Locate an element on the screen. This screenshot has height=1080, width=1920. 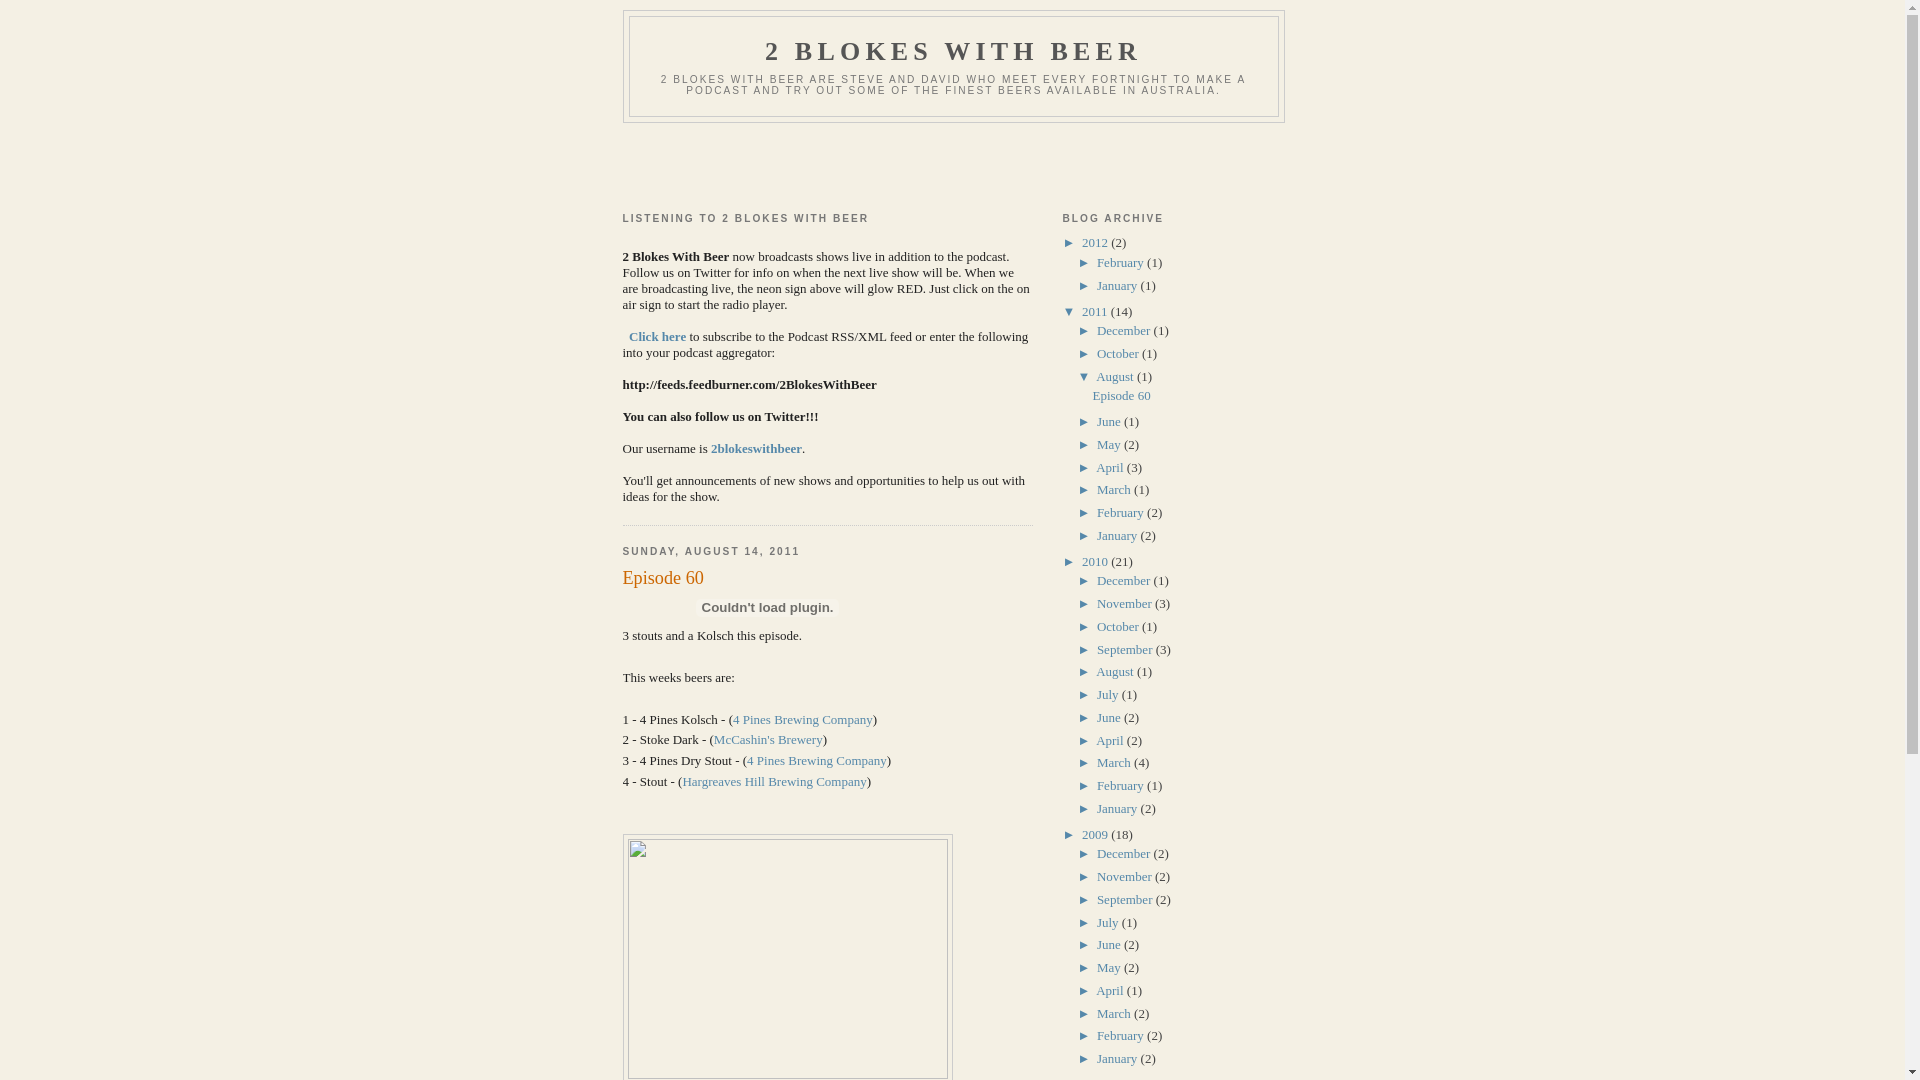
'Hargreaves Hill Brewing Company' is located at coordinates (681, 780).